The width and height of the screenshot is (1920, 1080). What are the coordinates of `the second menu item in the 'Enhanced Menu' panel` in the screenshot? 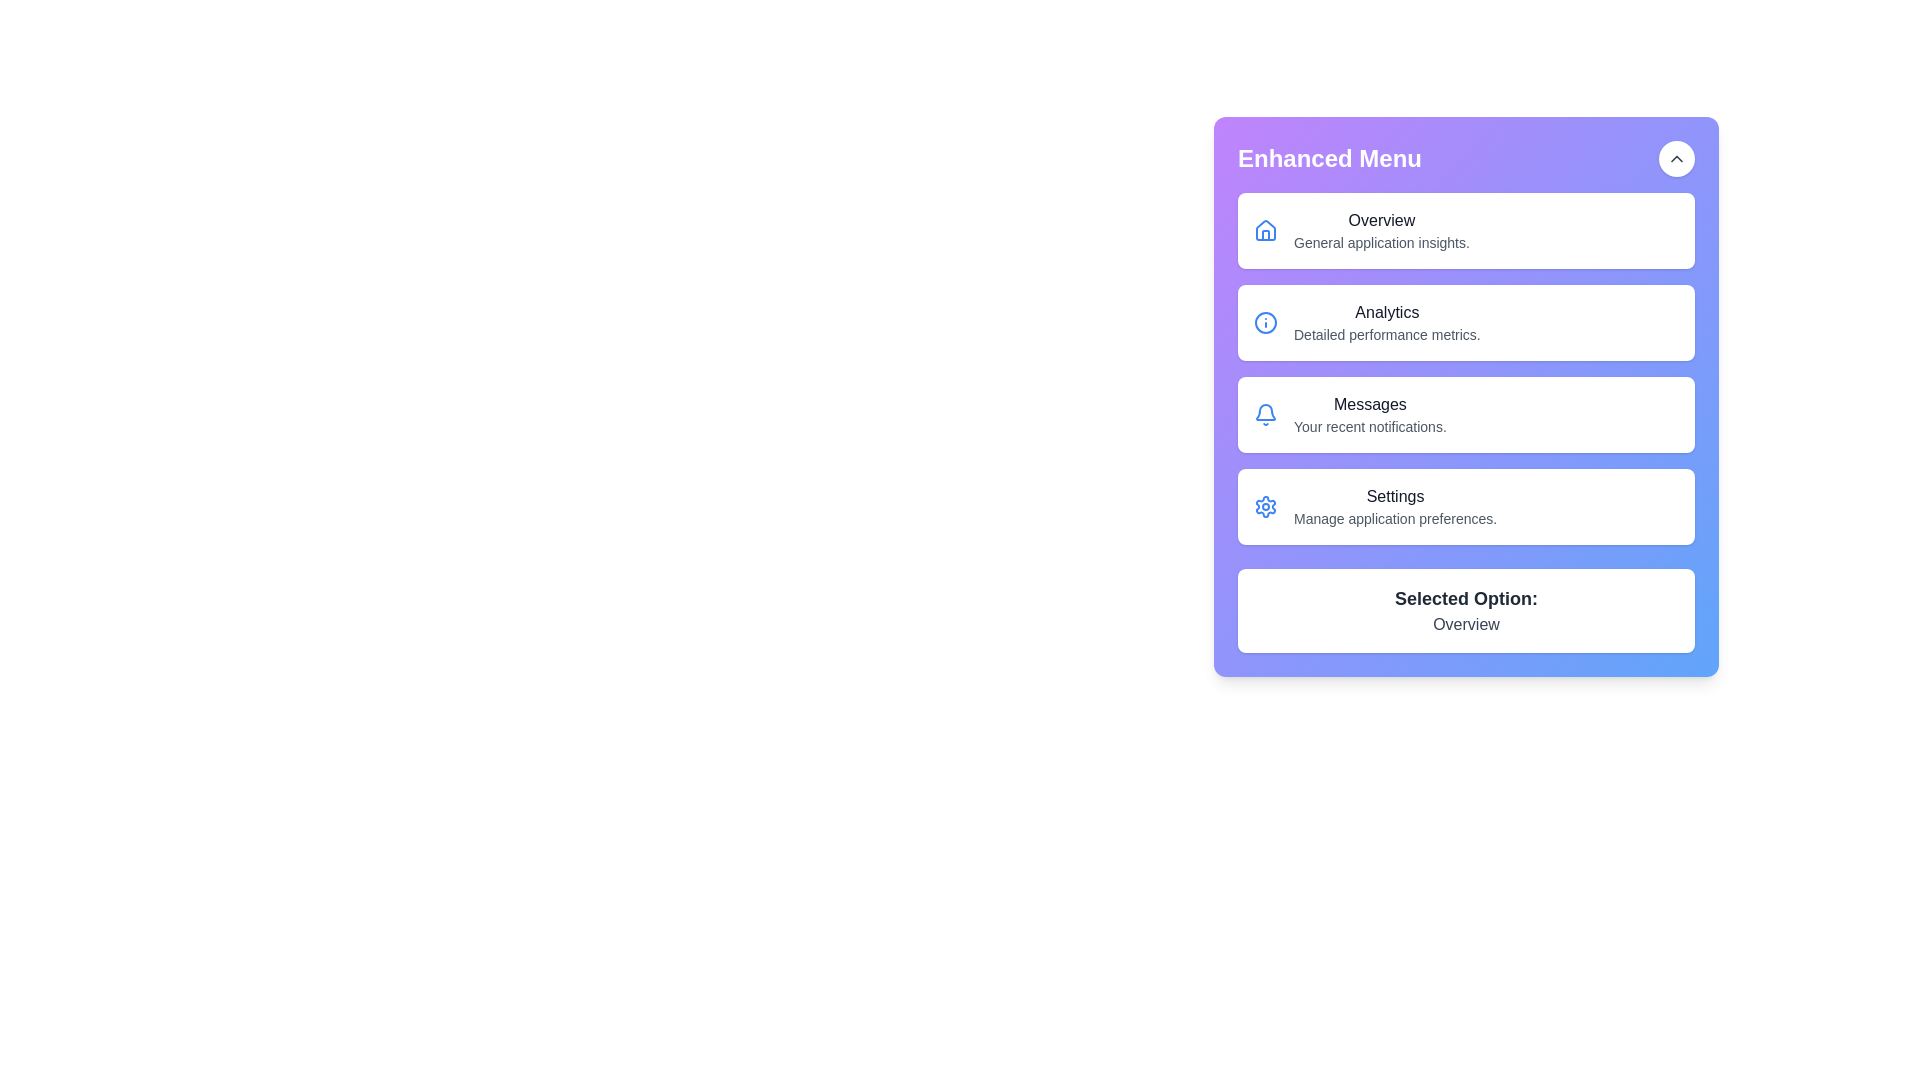 It's located at (1386, 322).